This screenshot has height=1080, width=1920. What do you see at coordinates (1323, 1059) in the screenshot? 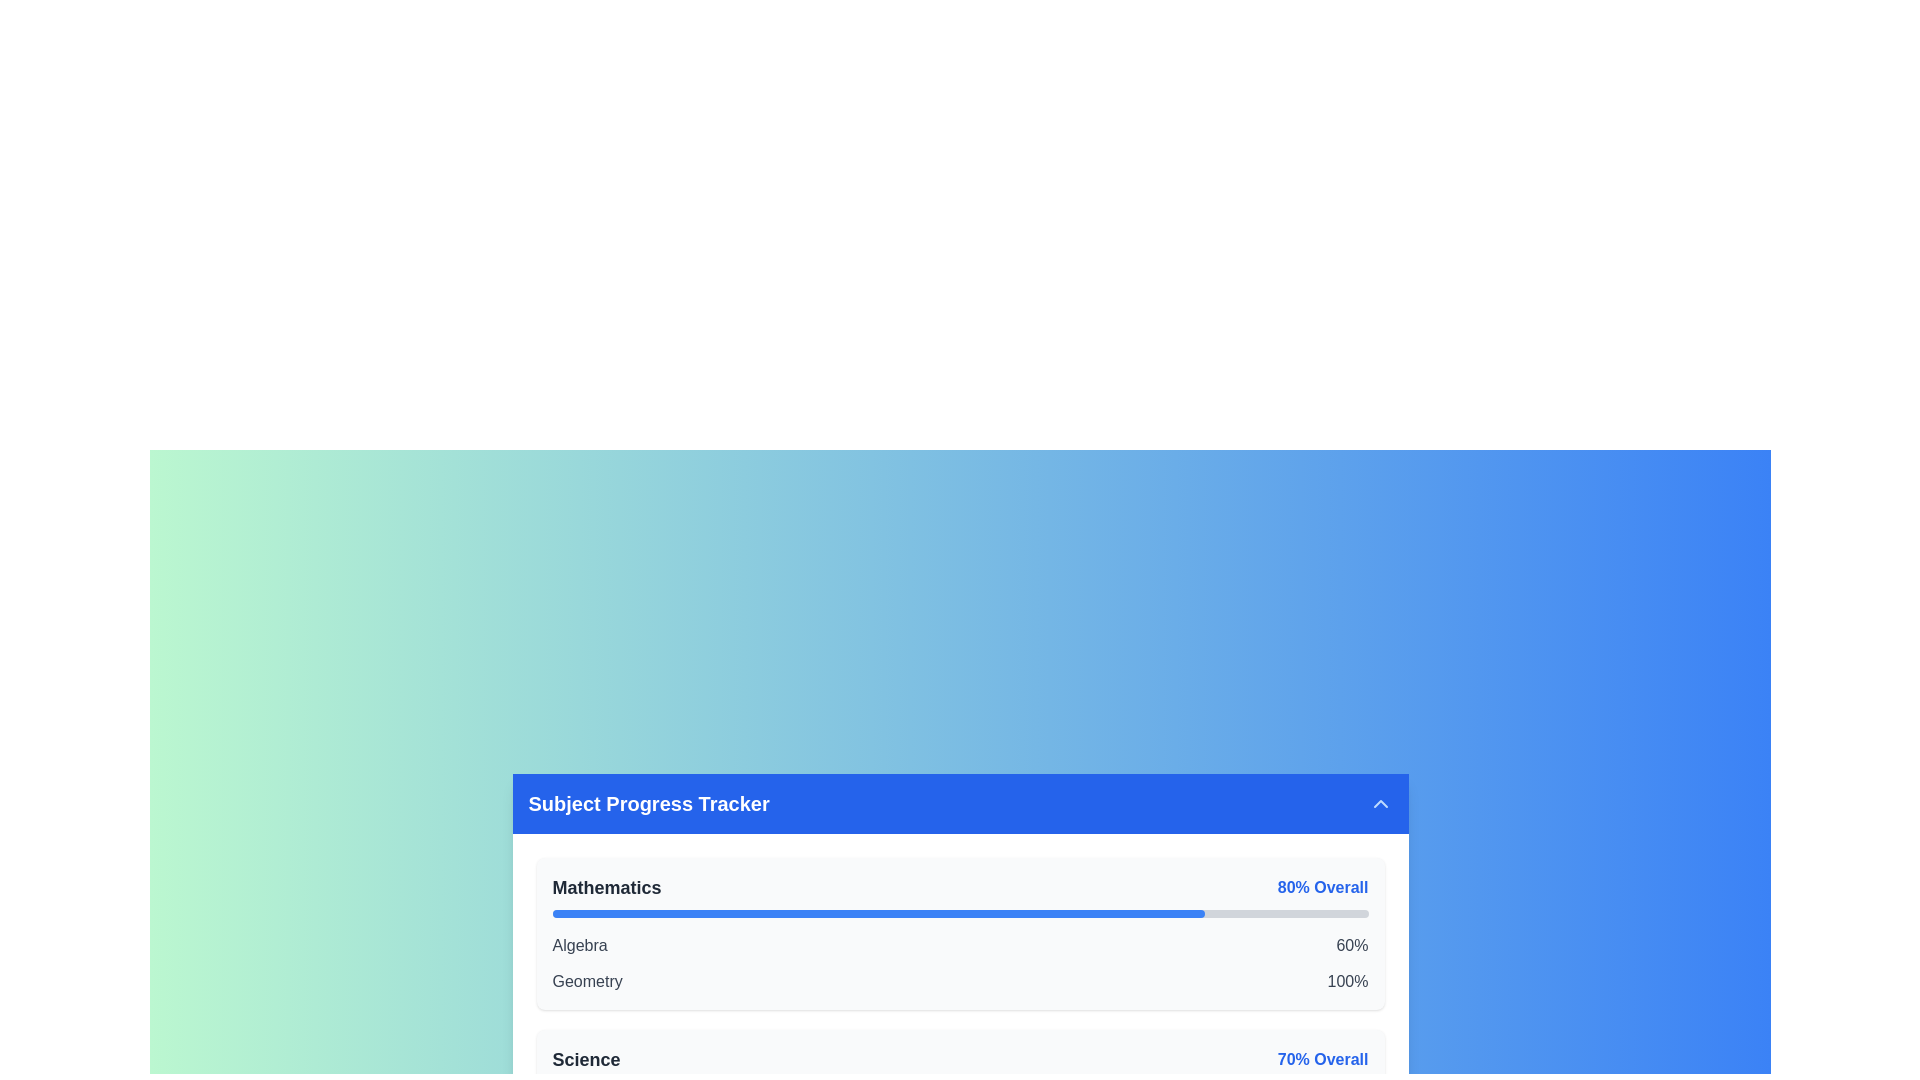
I see `the text label displaying '70% Overall', which is styled with a medium font size, blue color, and bold font weight, located in the 'Subject Progress Tracker' card under the 'Science' section` at bounding box center [1323, 1059].